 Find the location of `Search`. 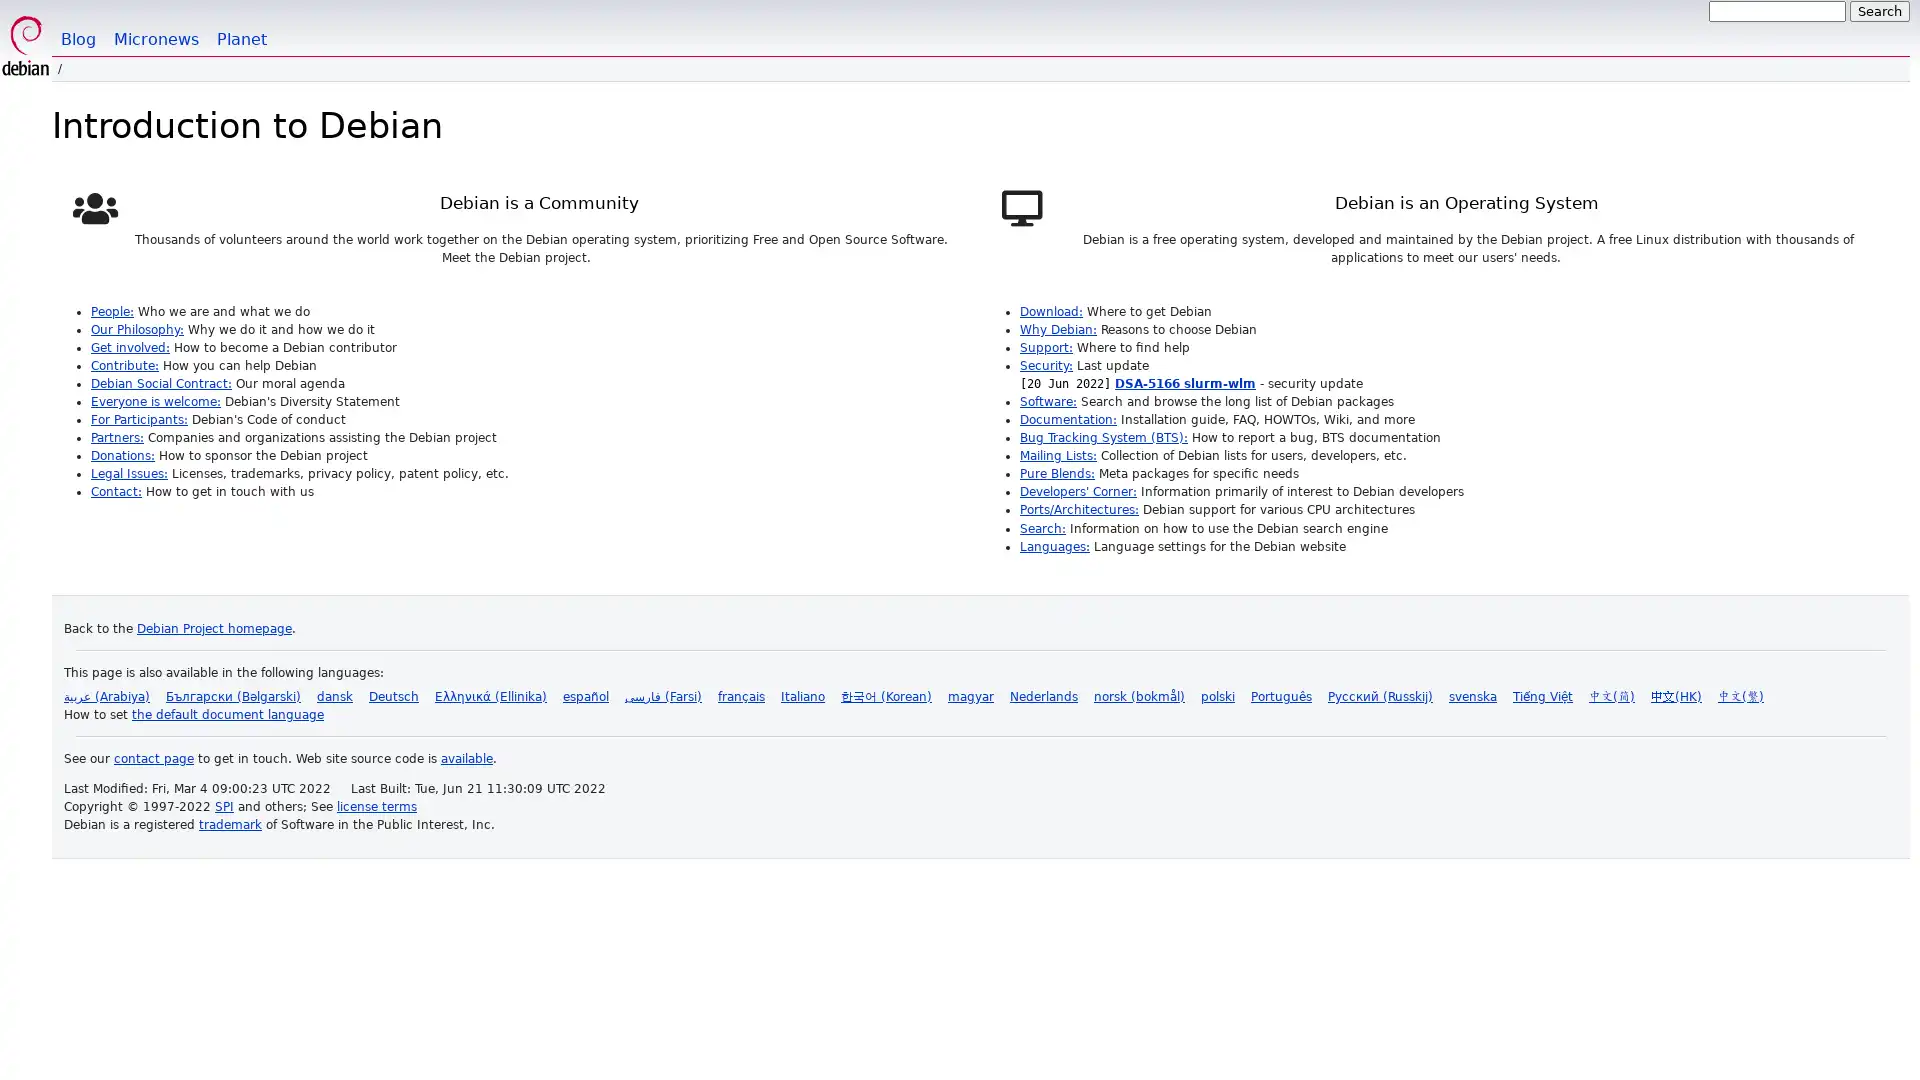

Search is located at coordinates (1879, 11).